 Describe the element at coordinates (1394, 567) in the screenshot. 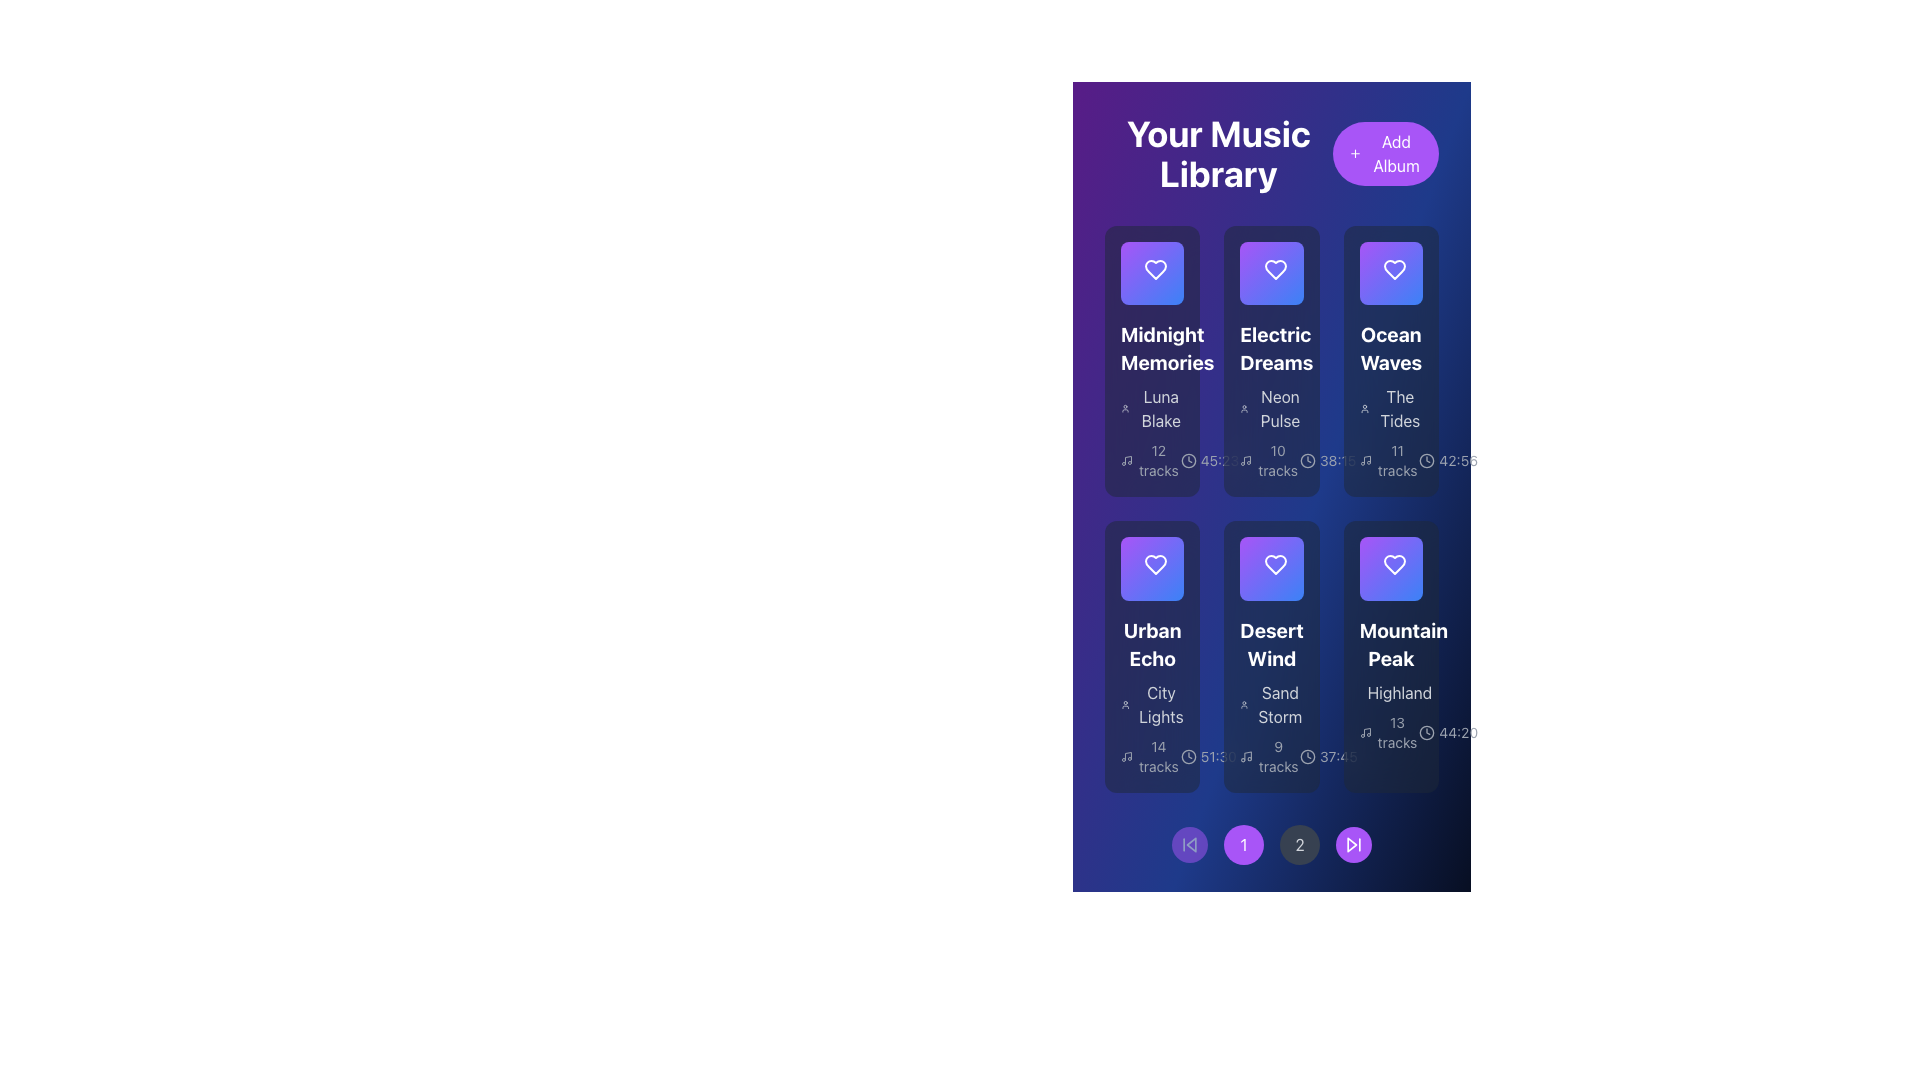

I see `the heart icon in the top-right corner of the 'Mountain Peak' album card` at that location.